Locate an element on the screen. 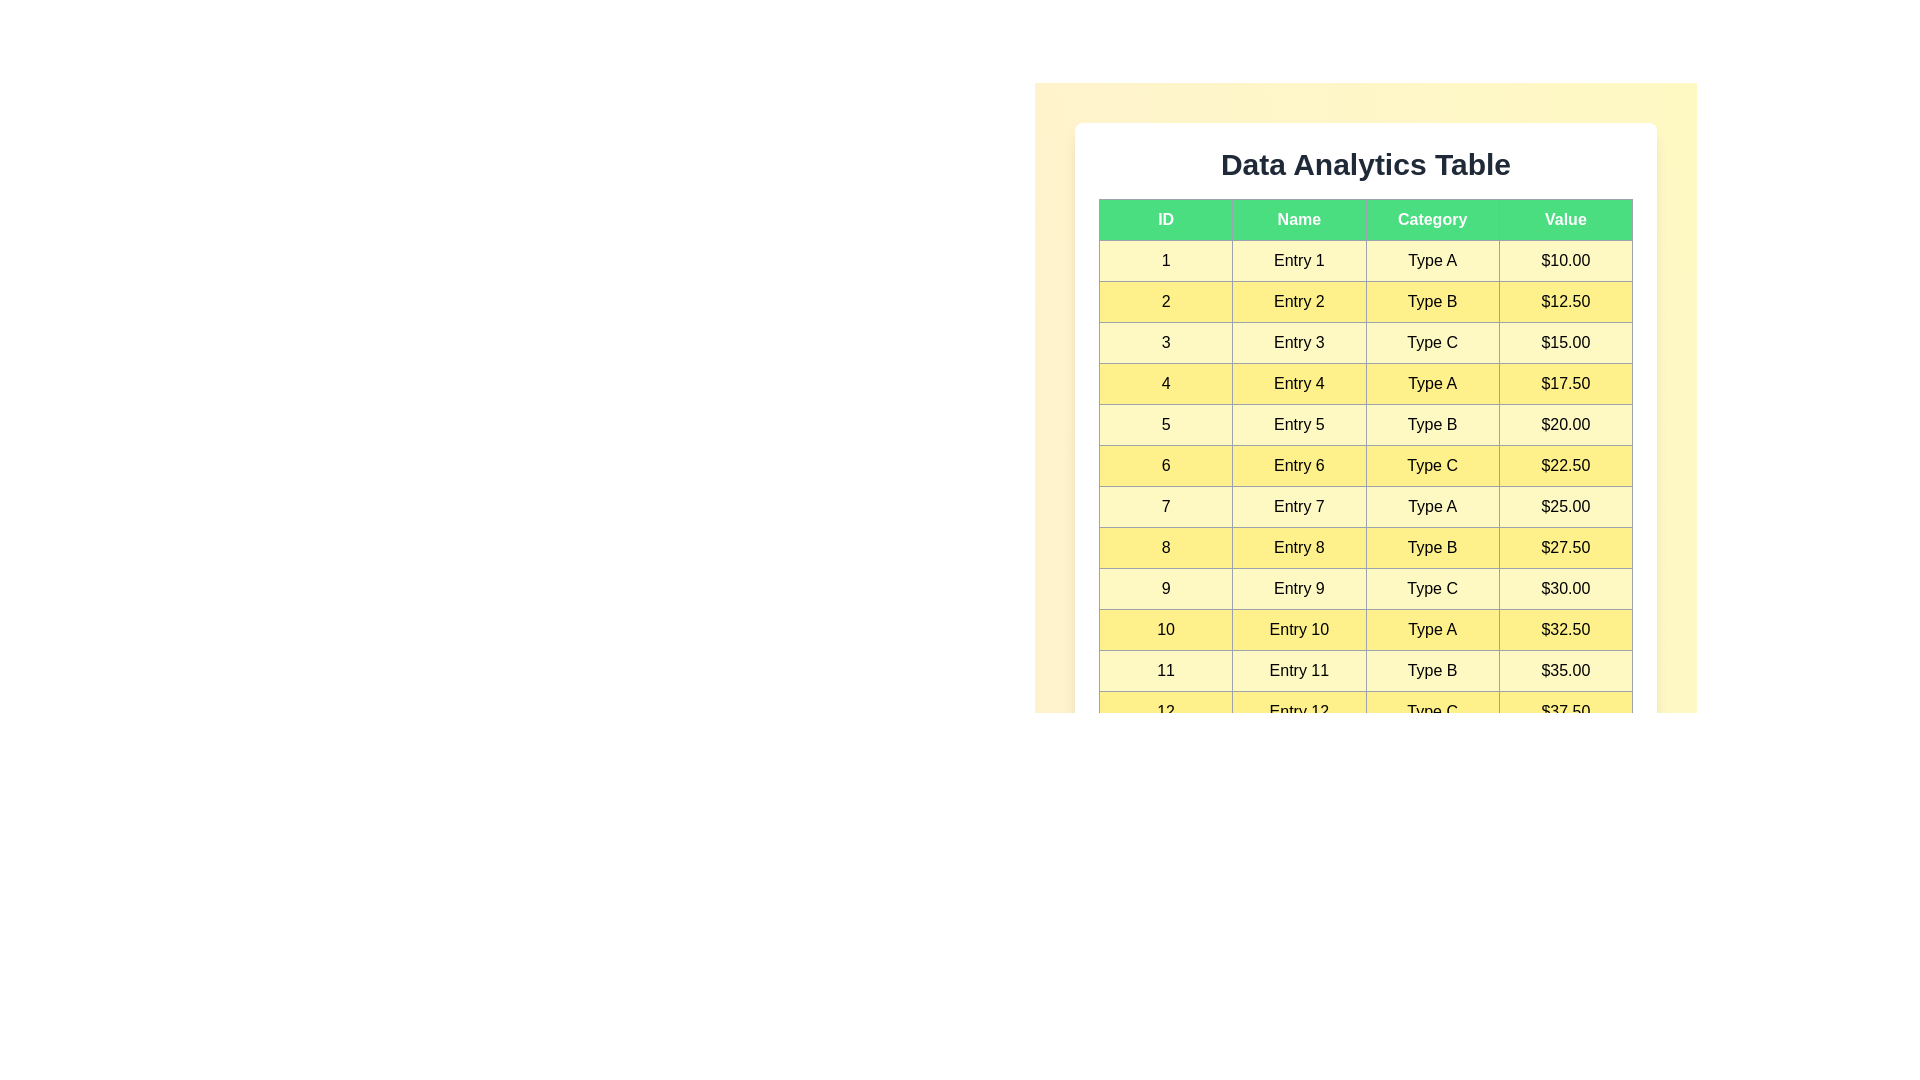 Image resolution: width=1920 pixels, height=1080 pixels. the column header Category to sort rows is located at coordinates (1431, 219).